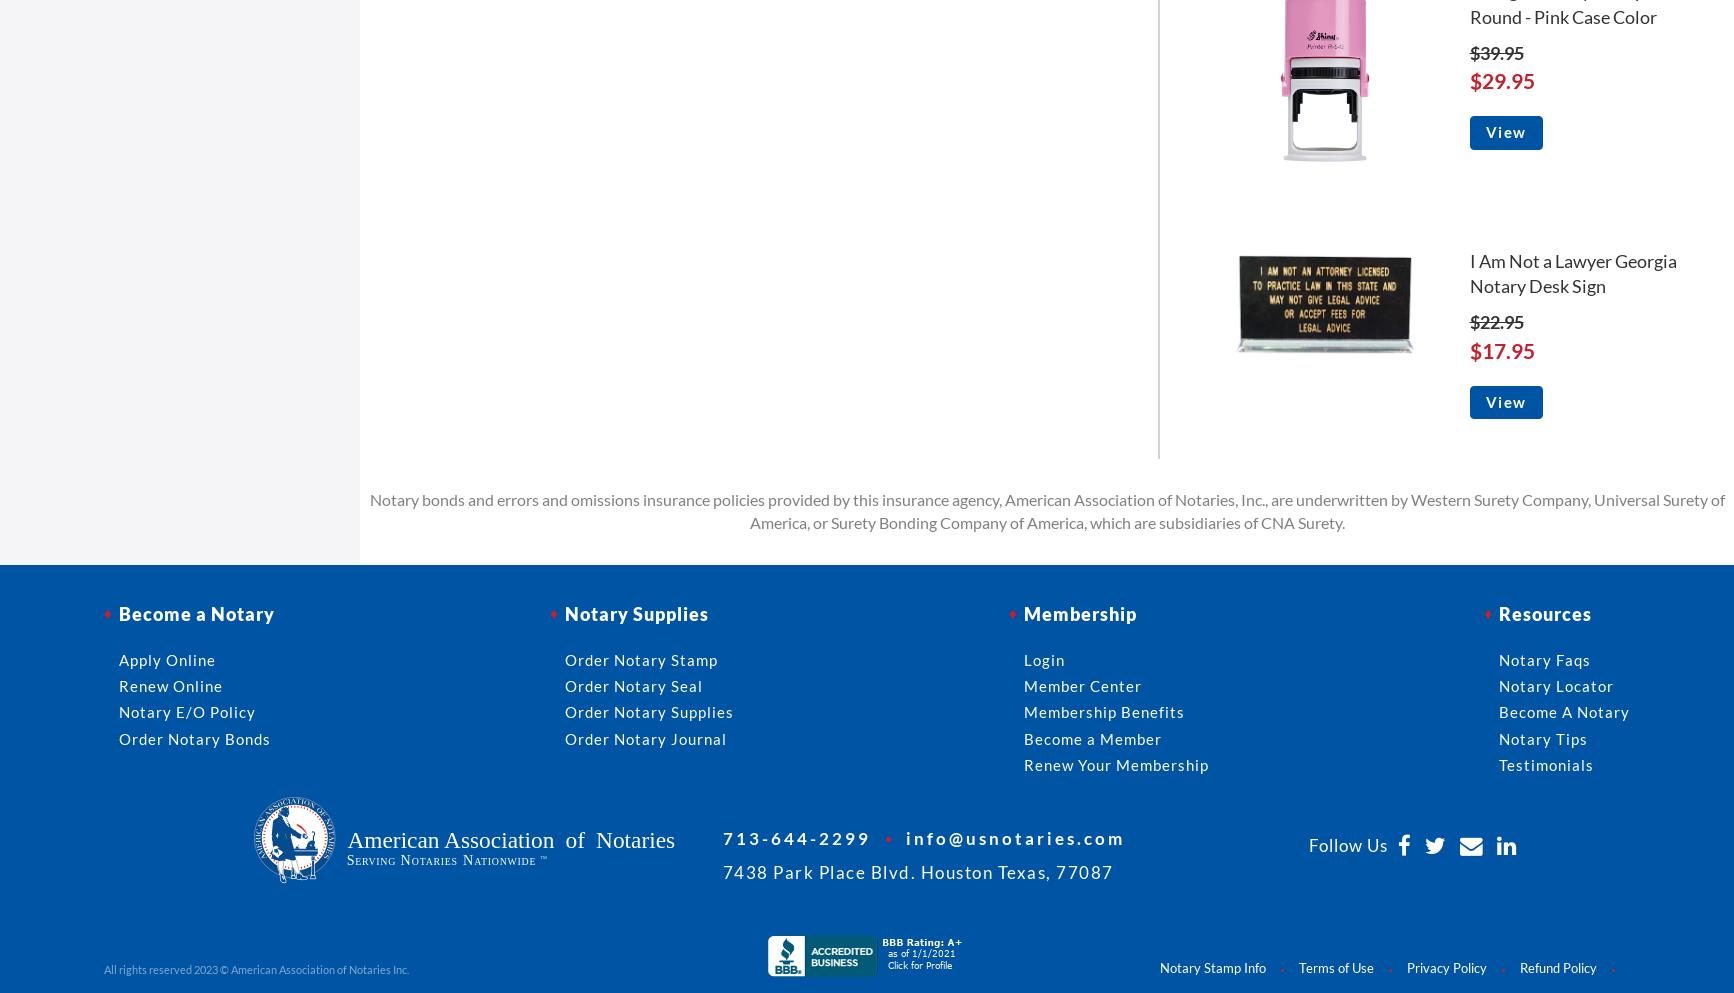  I want to click on 'Become a Notary', so click(195, 611).